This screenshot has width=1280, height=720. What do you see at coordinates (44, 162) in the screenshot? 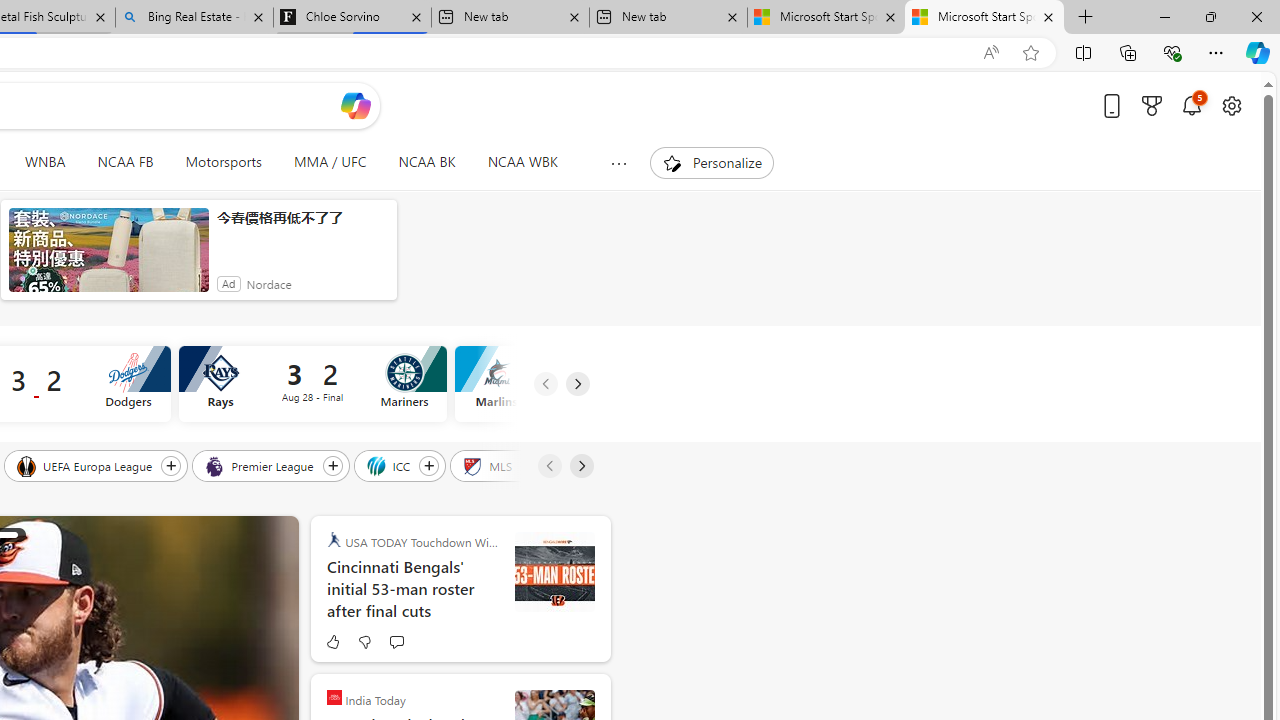
I see `'WNBA'` at bounding box center [44, 162].